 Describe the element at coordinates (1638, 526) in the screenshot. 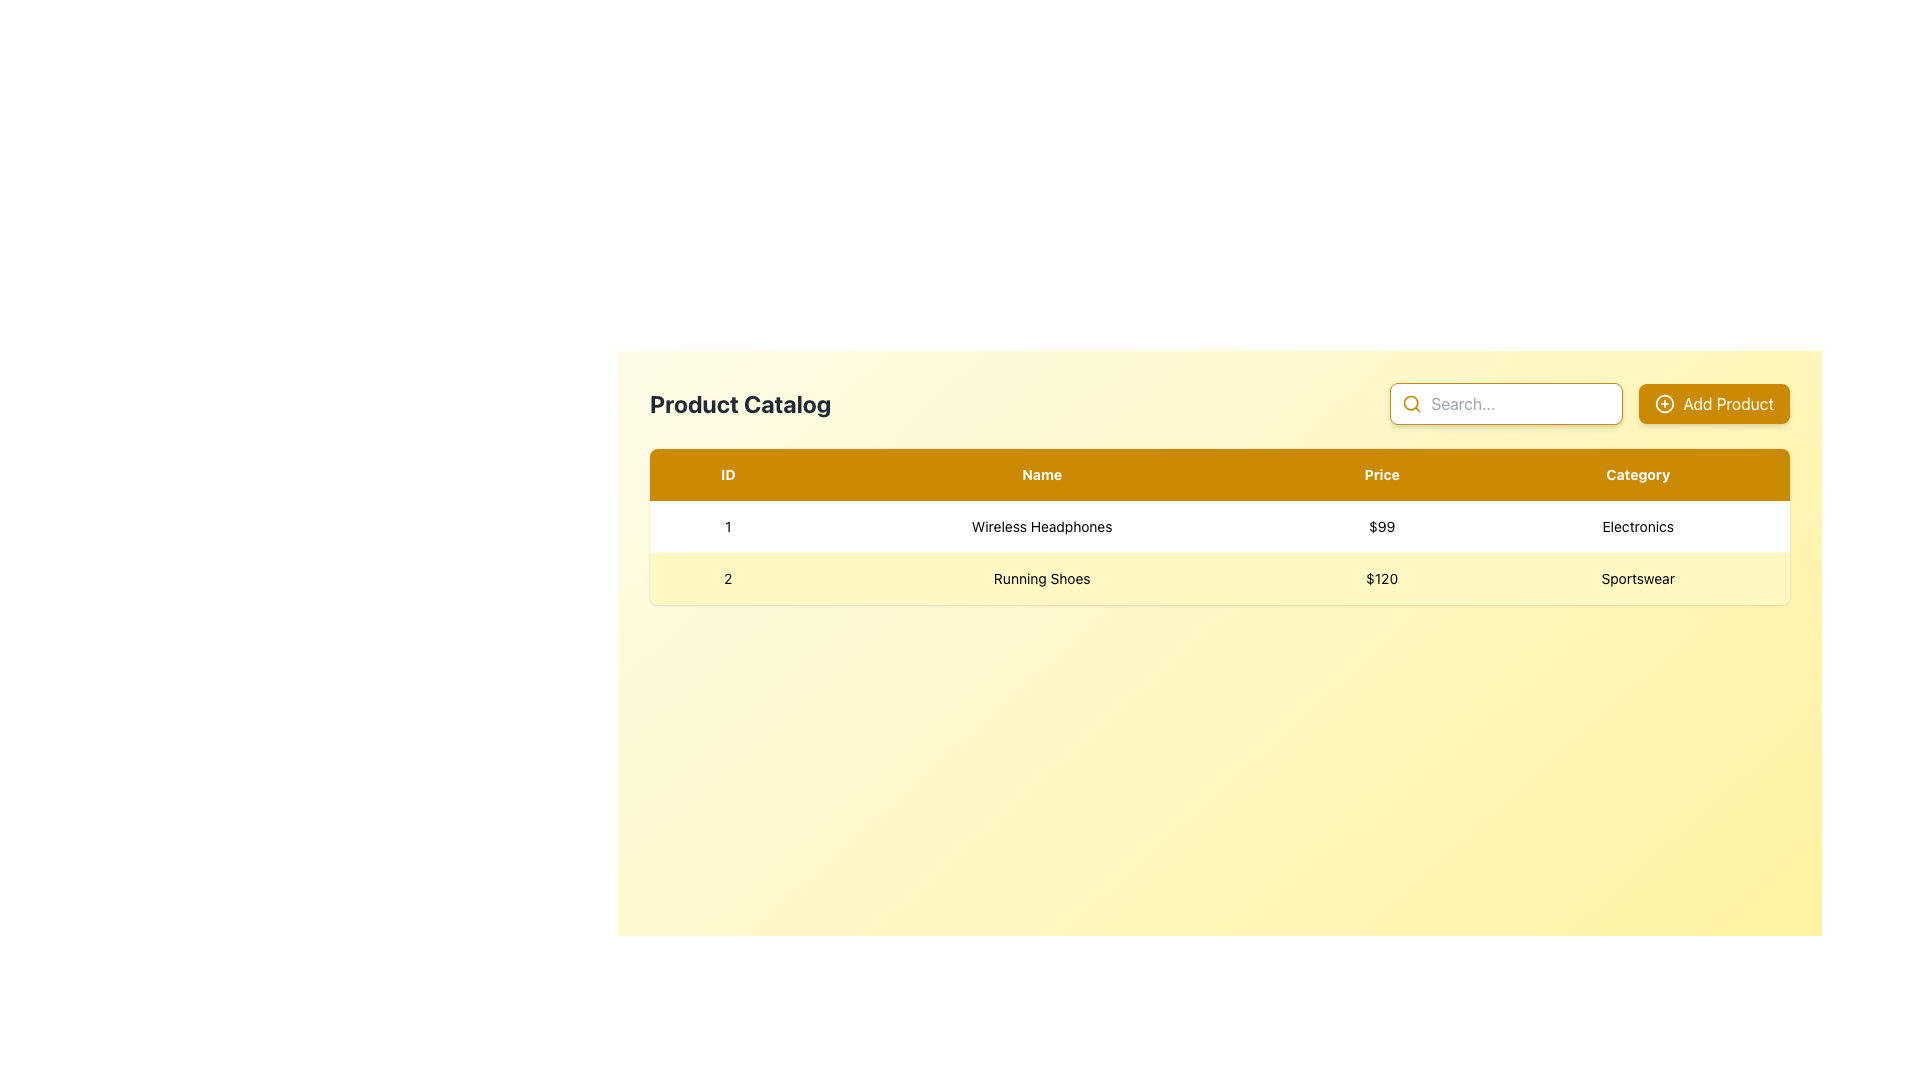

I see `the text label displaying 'Electronics' in the last column of the table for the product 'Wireless Headphones'` at that location.